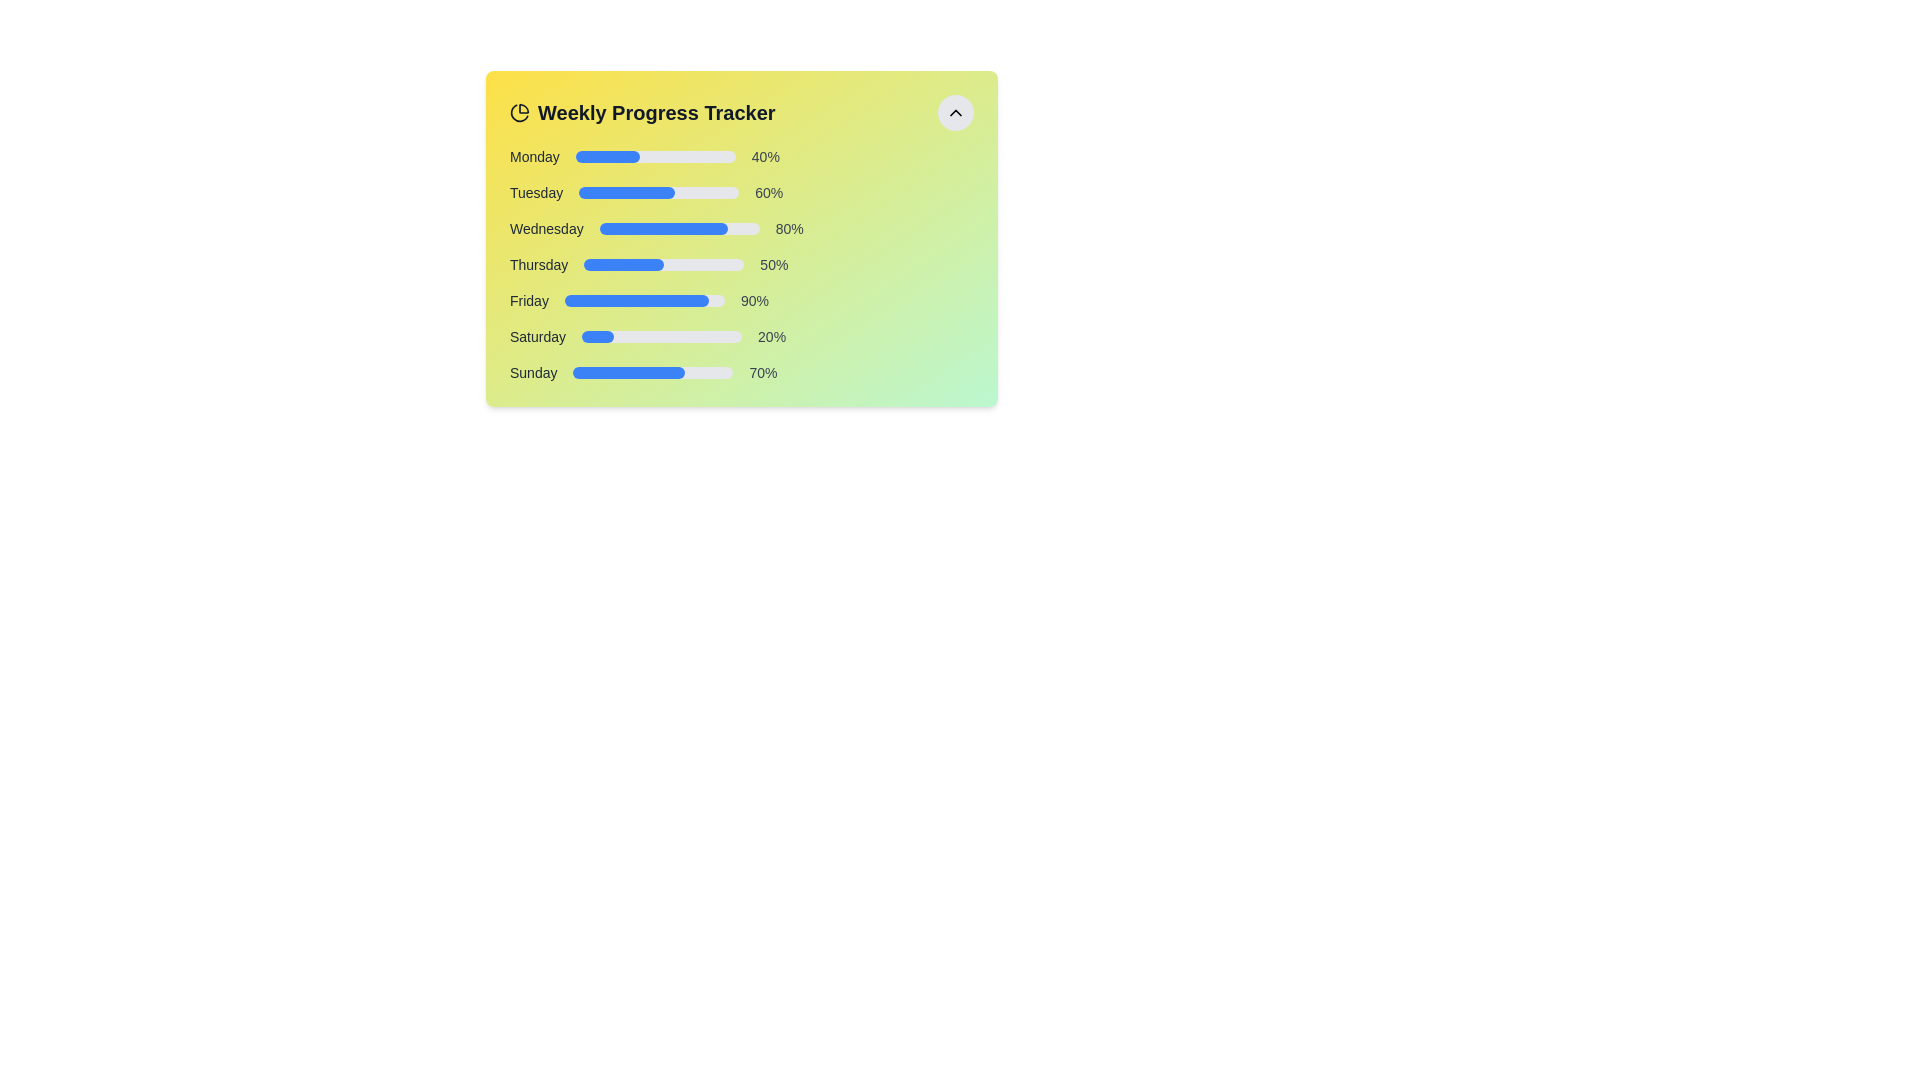 The width and height of the screenshot is (1920, 1080). Describe the element at coordinates (519, 113) in the screenshot. I see `the decorative SVG graphic element that represents the second part of the pie chart icon in the top-left corner of the 'Weekly Progress Tracker' card` at that location.